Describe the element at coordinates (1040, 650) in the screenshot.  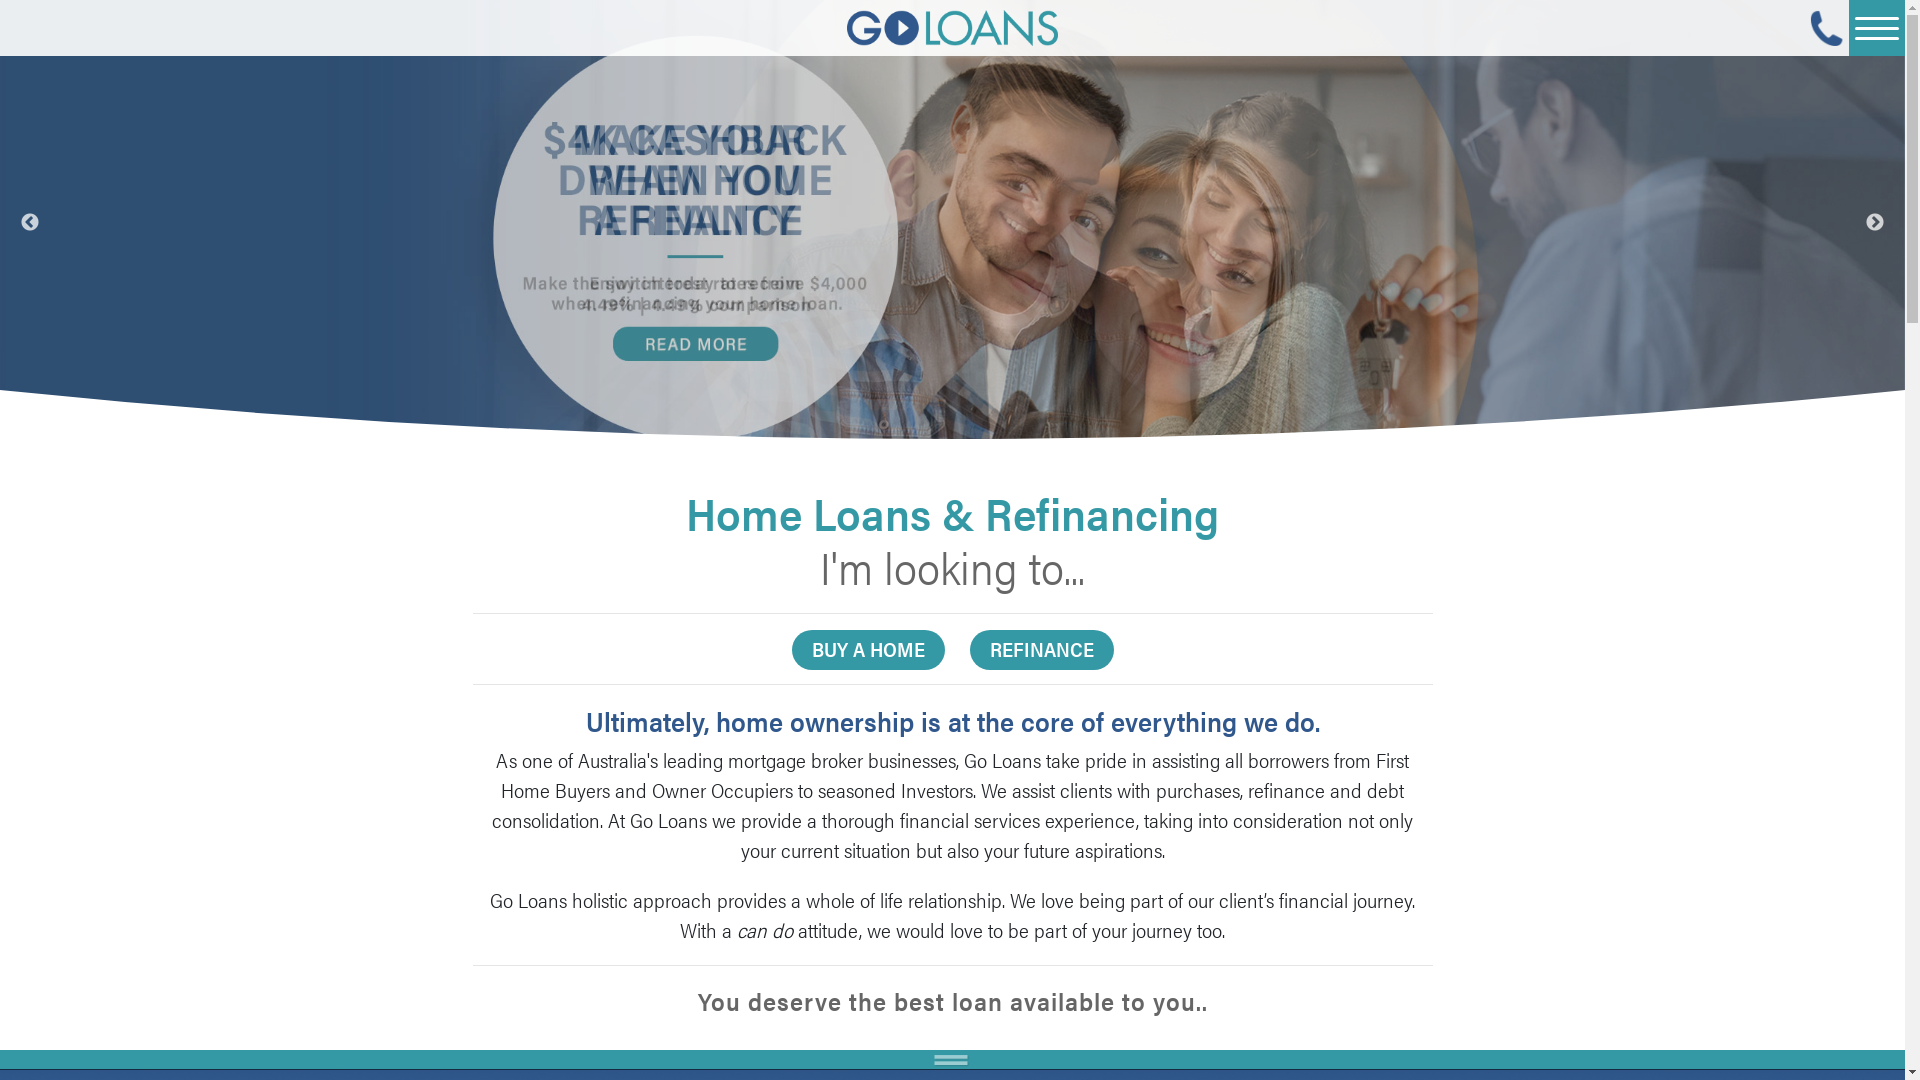
I see `'REFINANCE'` at that location.